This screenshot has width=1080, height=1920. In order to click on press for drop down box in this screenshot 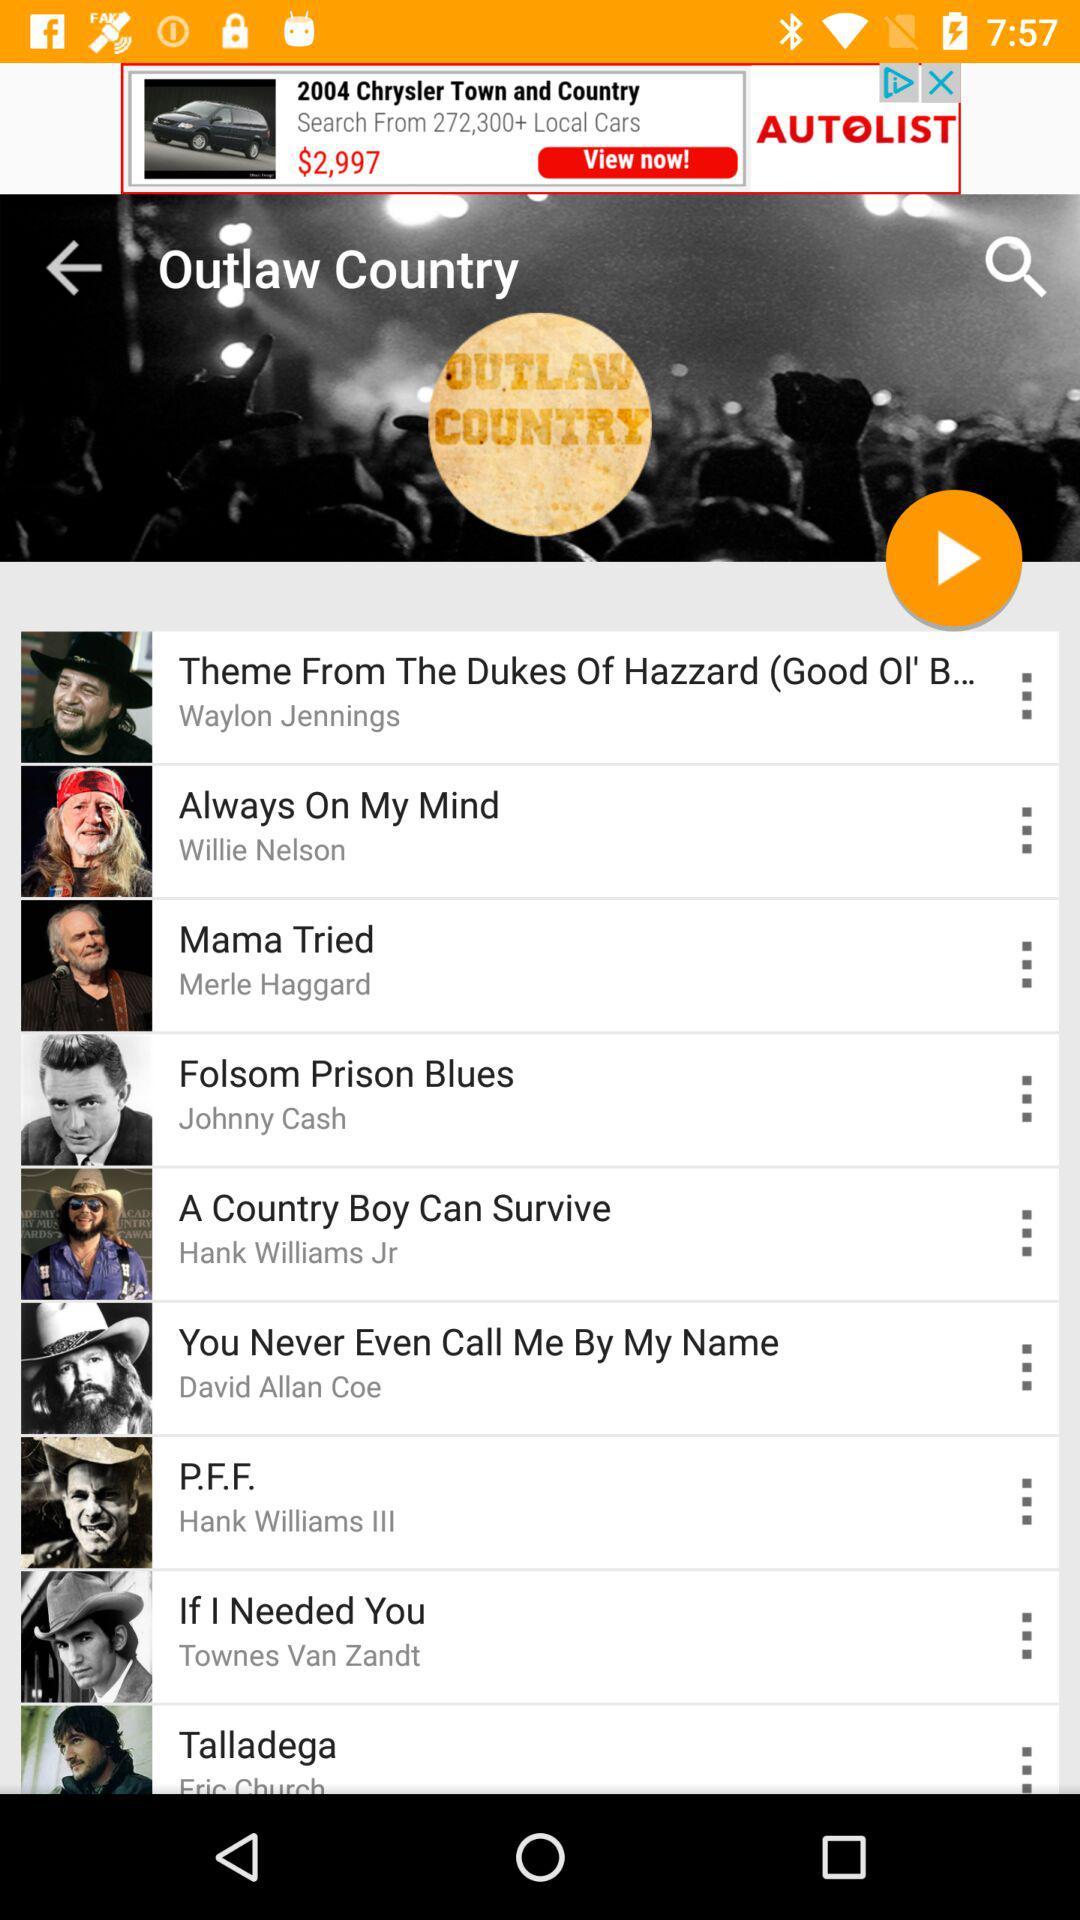, I will do `click(1027, 965)`.